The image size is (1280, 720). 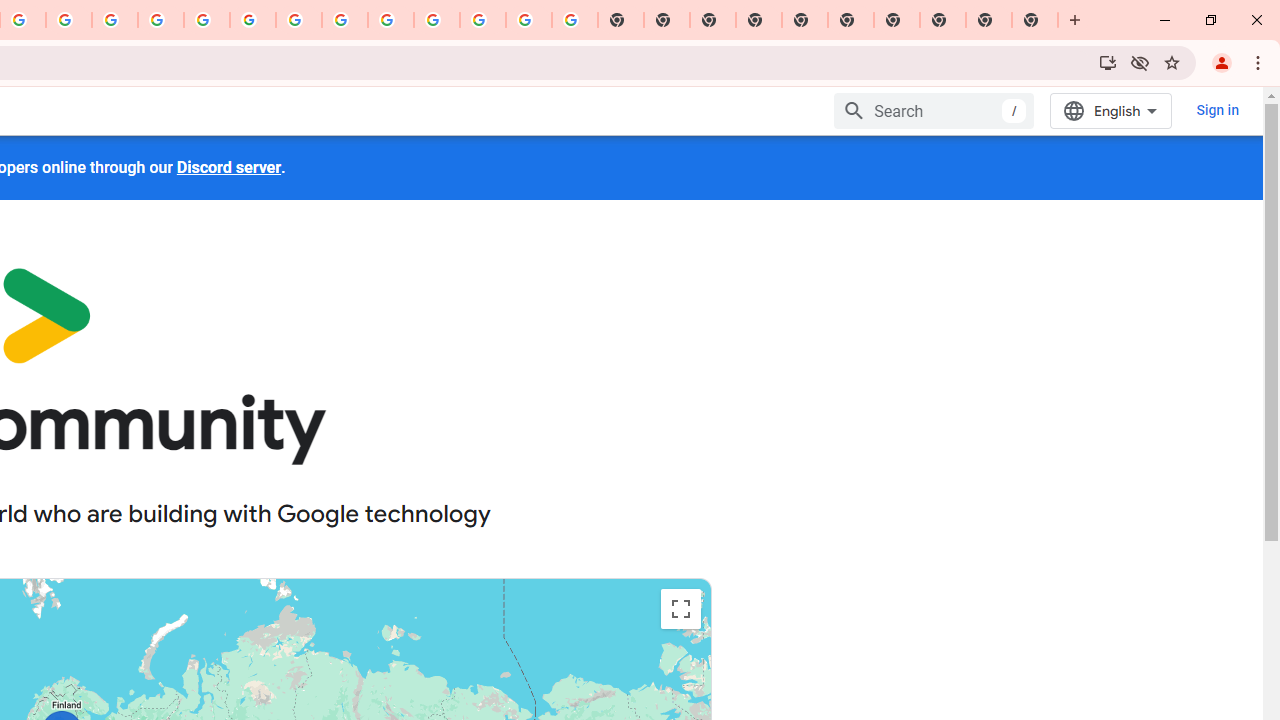 I want to click on 'Privacy Help Center - Policies Help', so click(x=114, y=20).